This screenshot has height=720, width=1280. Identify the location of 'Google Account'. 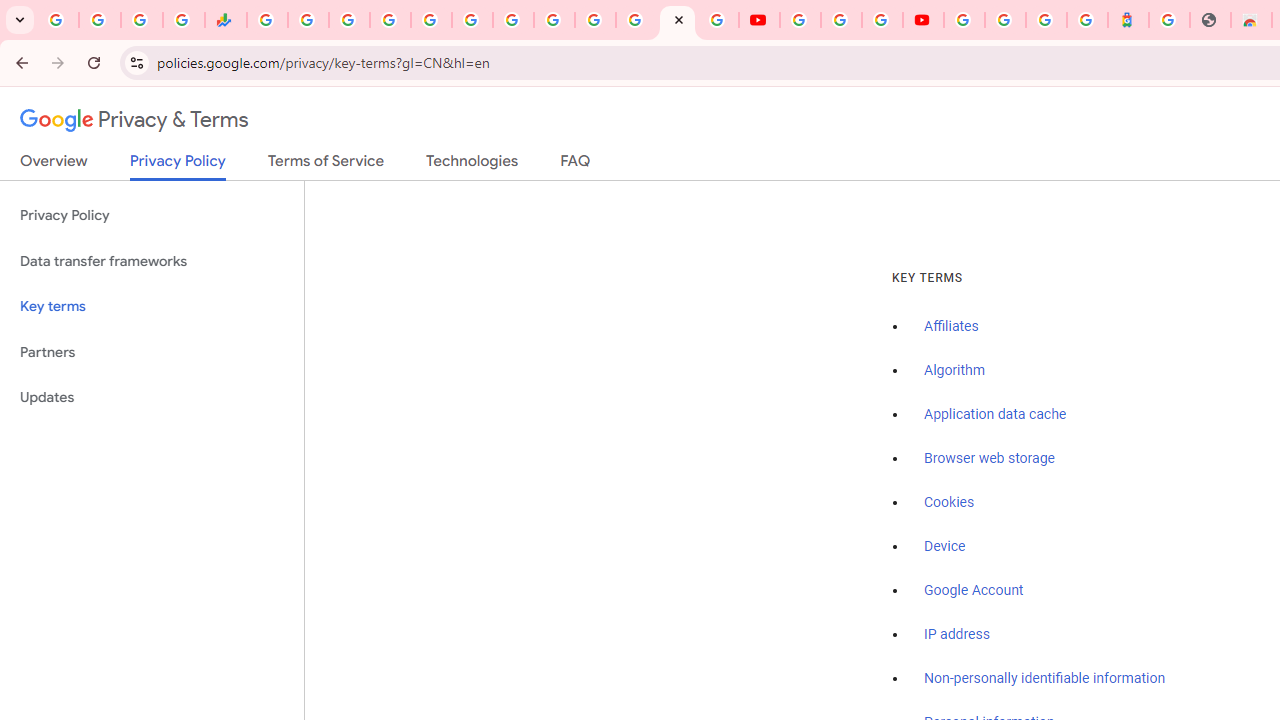
(974, 589).